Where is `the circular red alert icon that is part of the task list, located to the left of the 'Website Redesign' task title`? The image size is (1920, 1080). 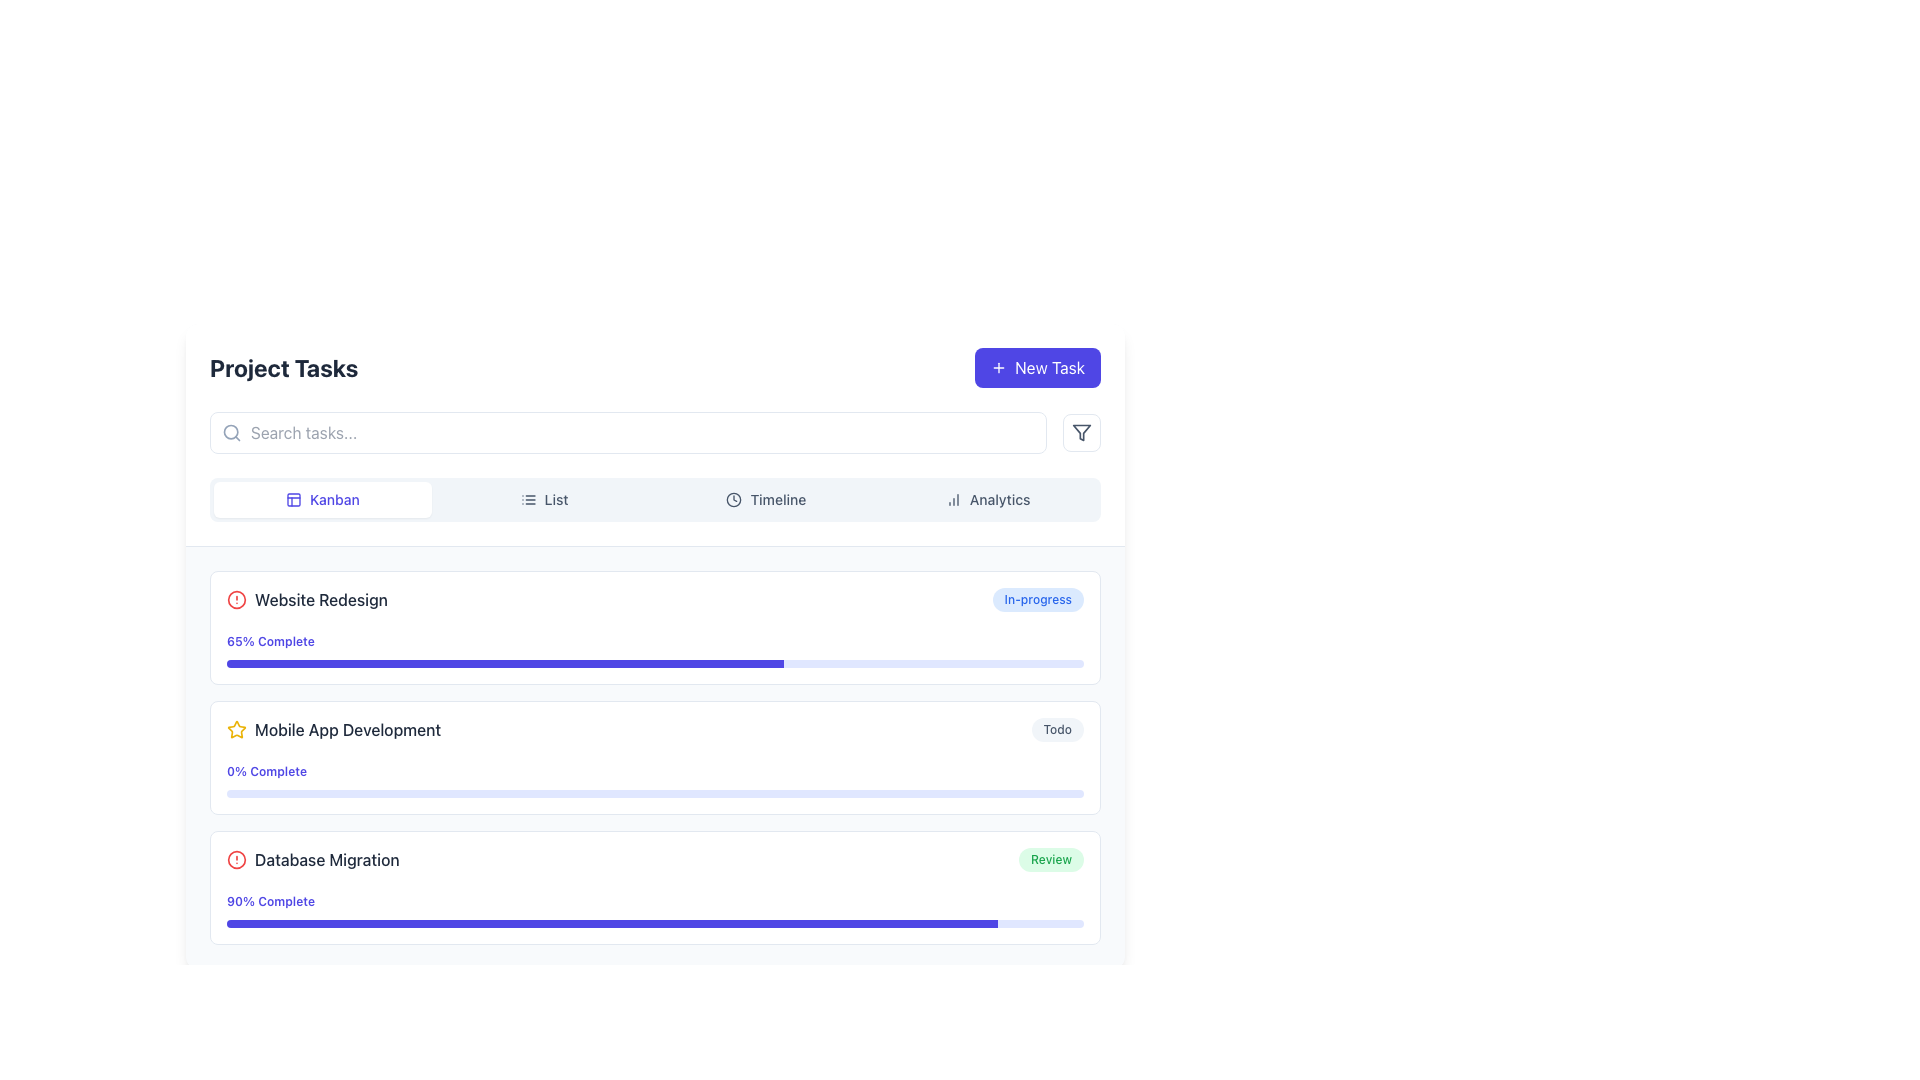
the circular red alert icon that is part of the task list, located to the left of the 'Website Redesign' task title is located at coordinates (236, 599).